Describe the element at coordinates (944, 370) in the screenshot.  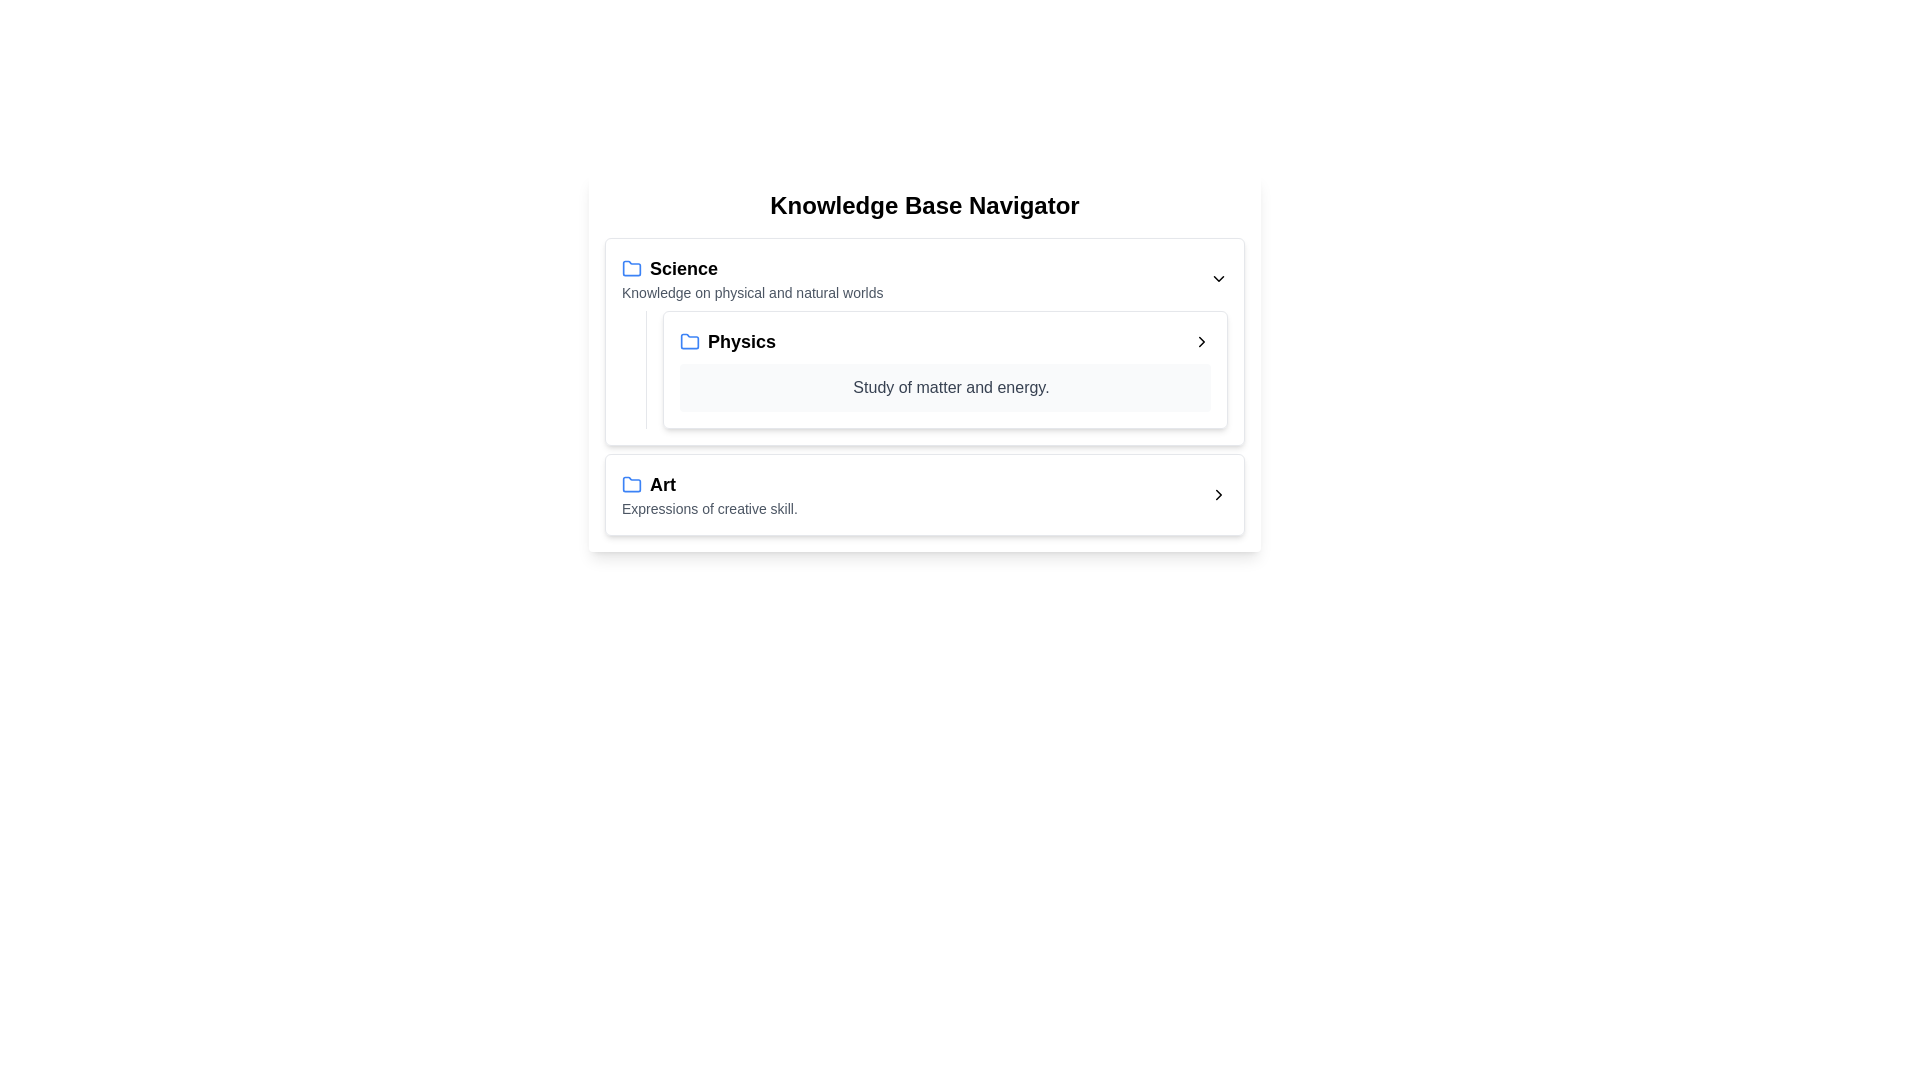
I see `the 'Physics' list item under the 'Science' section` at that location.